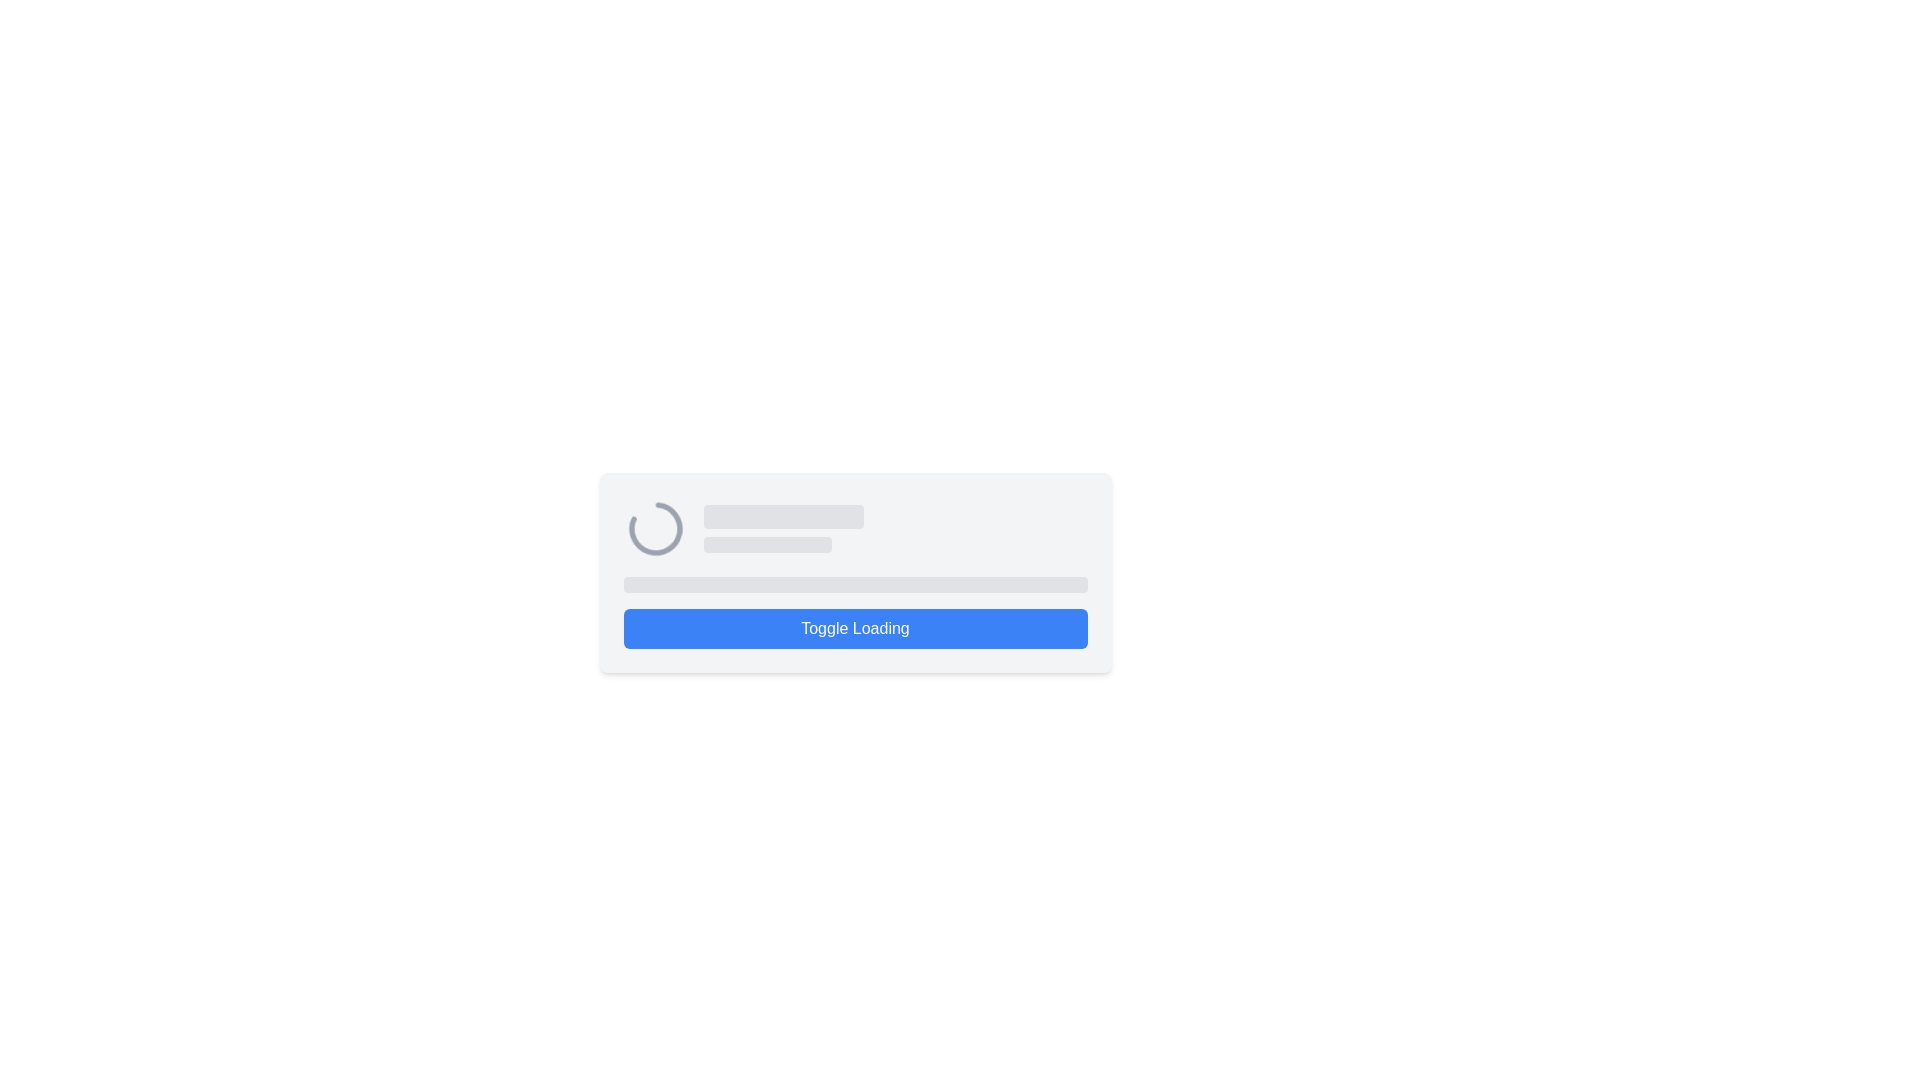  Describe the element at coordinates (855, 627) in the screenshot. I see `the toggle loading state button located at the bottom of the grayish box with rounded corners` at that location.